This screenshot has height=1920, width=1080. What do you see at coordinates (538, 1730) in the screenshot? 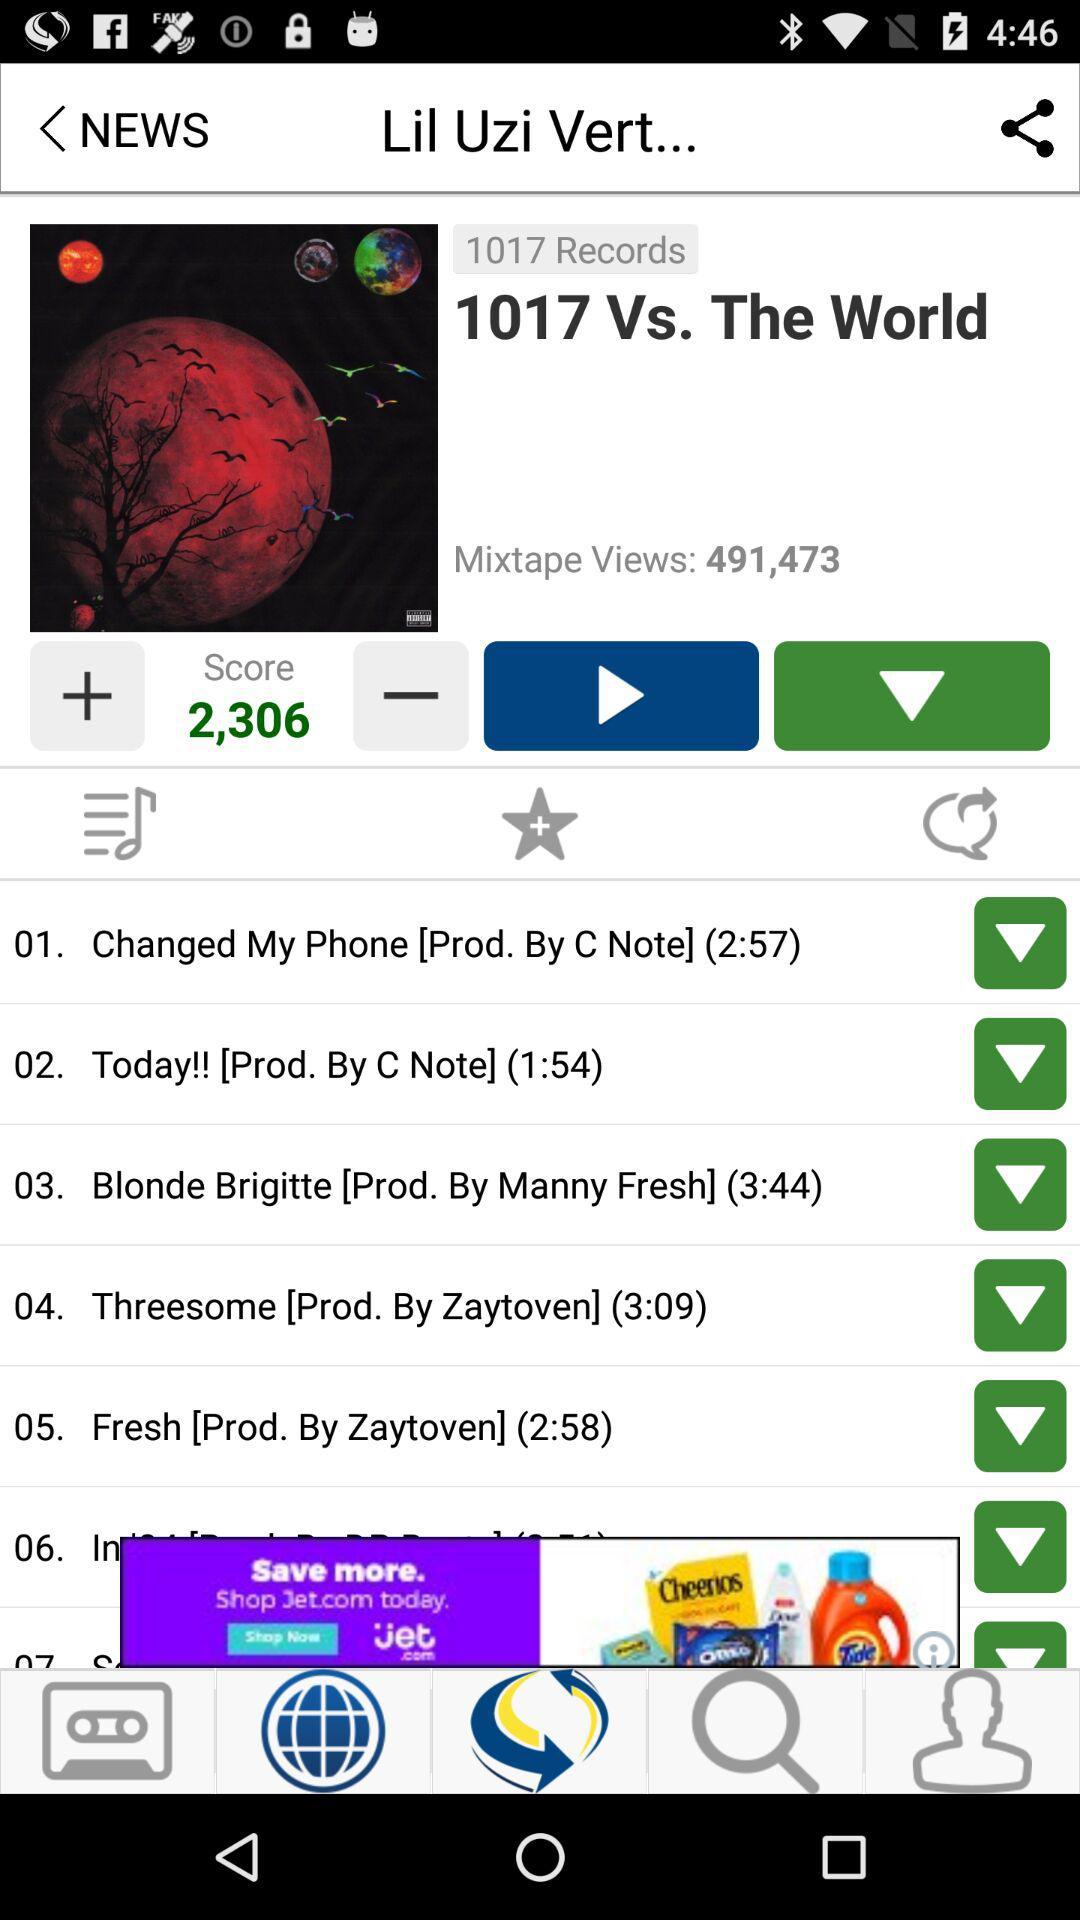
I see `reload` at bounding box center [538, 1730].